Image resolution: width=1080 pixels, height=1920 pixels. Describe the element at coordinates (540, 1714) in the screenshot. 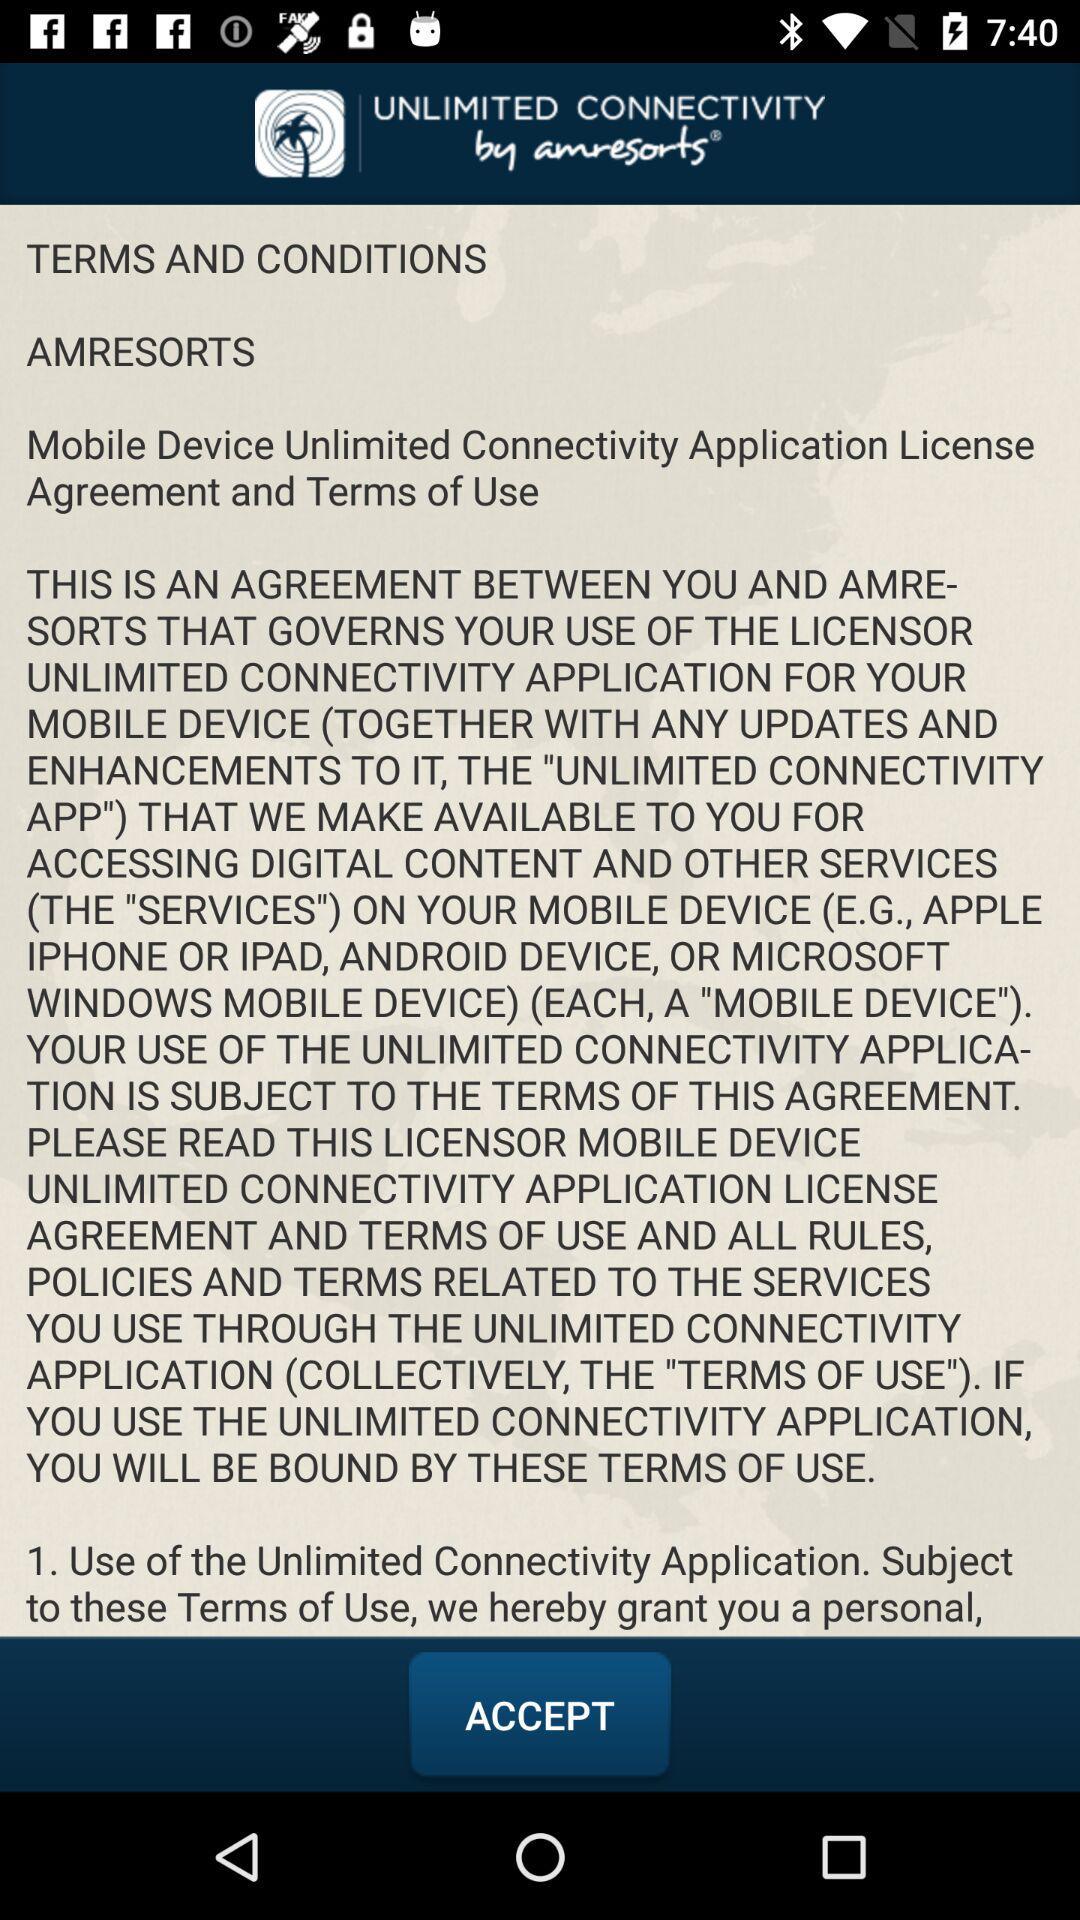

I see `the item below the terms and conditions item` at that location.